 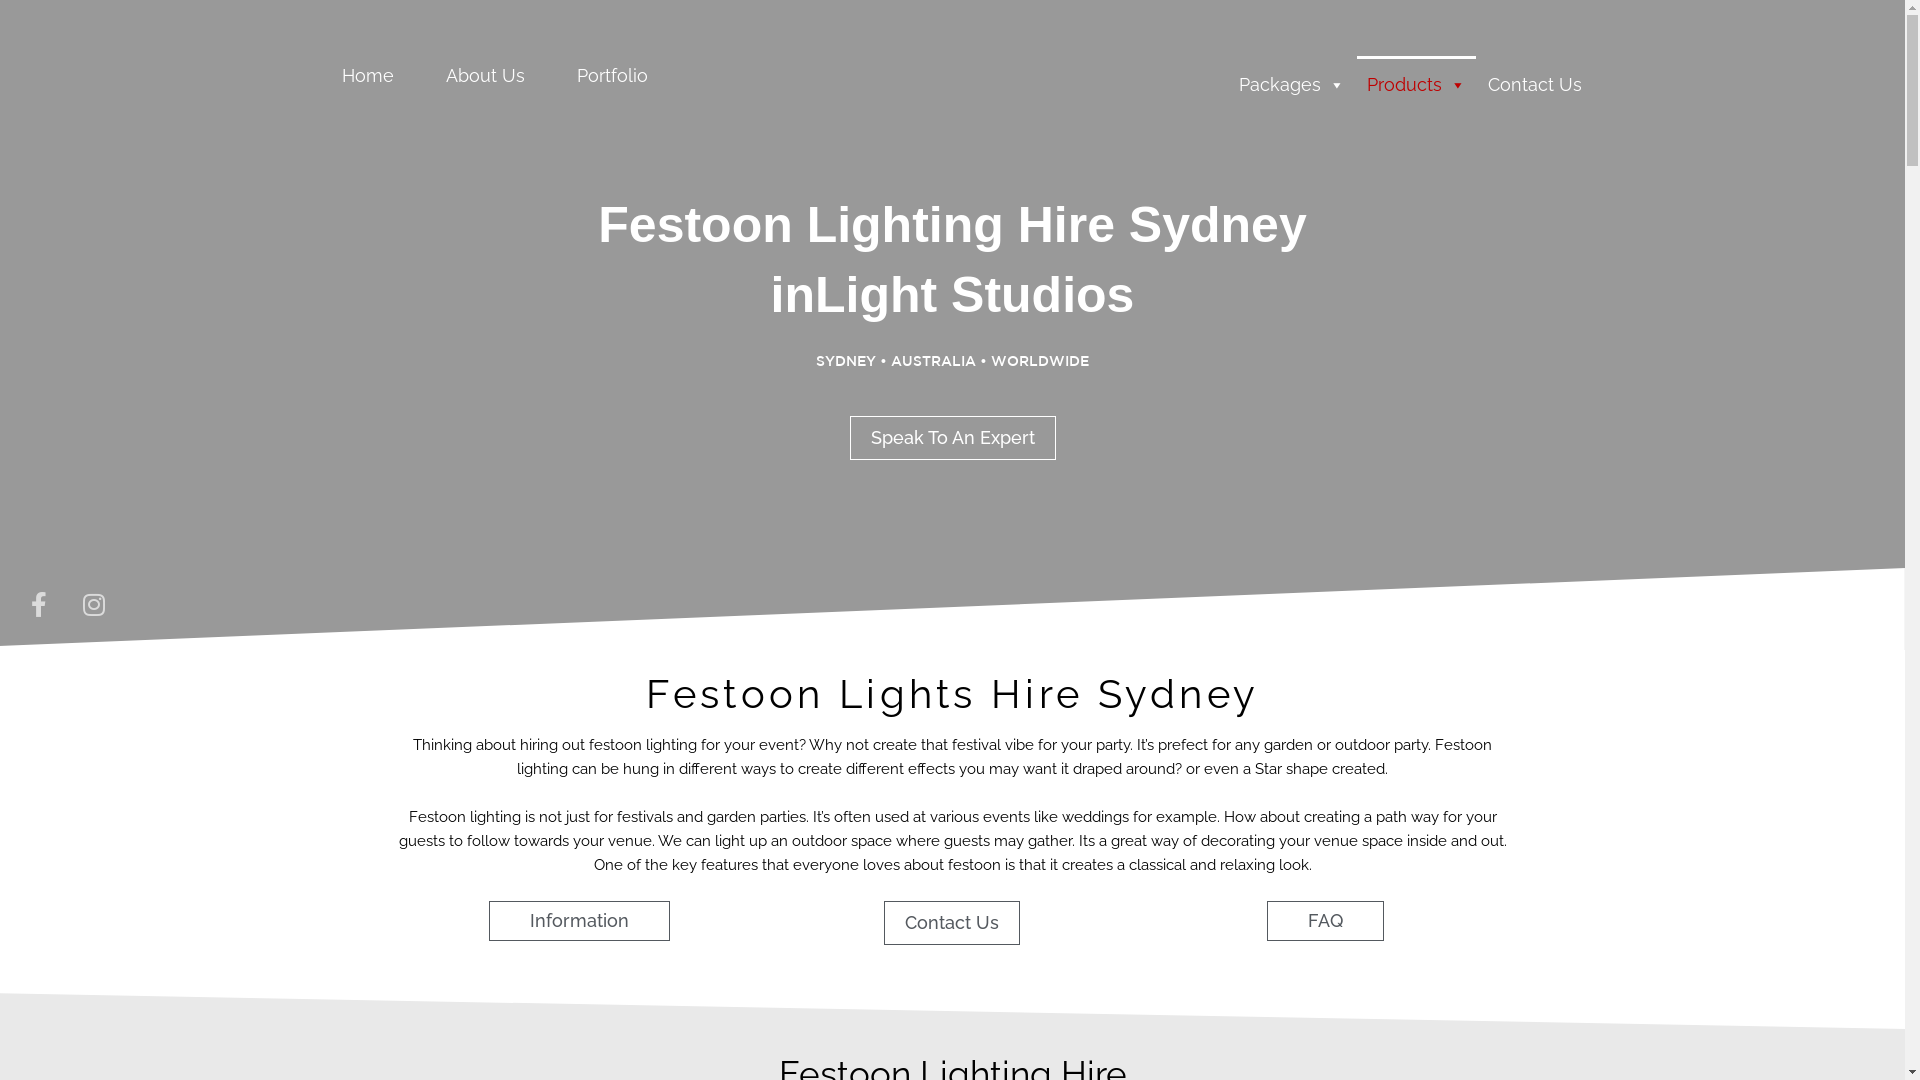 What do you see at coordinates (1326, 468) in the screenshot?
I see `'Search'` at bounding box center [1326, 468].